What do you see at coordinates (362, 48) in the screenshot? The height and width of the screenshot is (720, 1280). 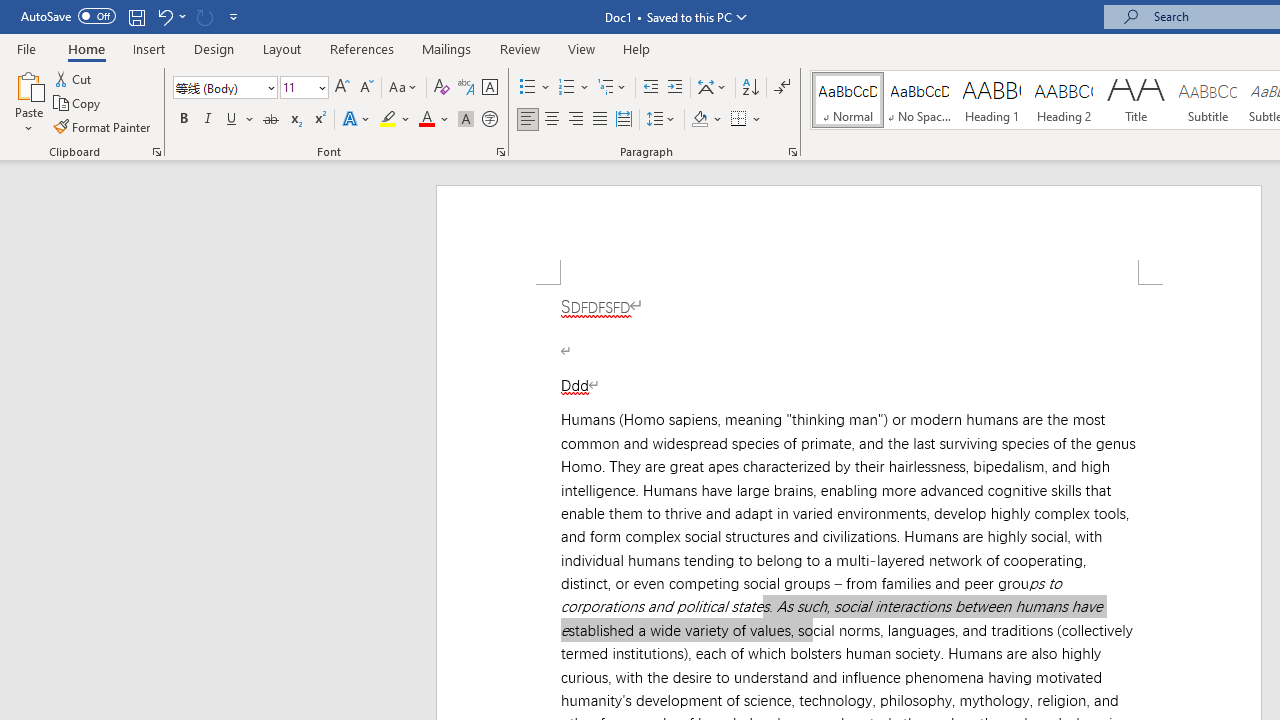 I see `'References'` at bounding box center [362, 48].